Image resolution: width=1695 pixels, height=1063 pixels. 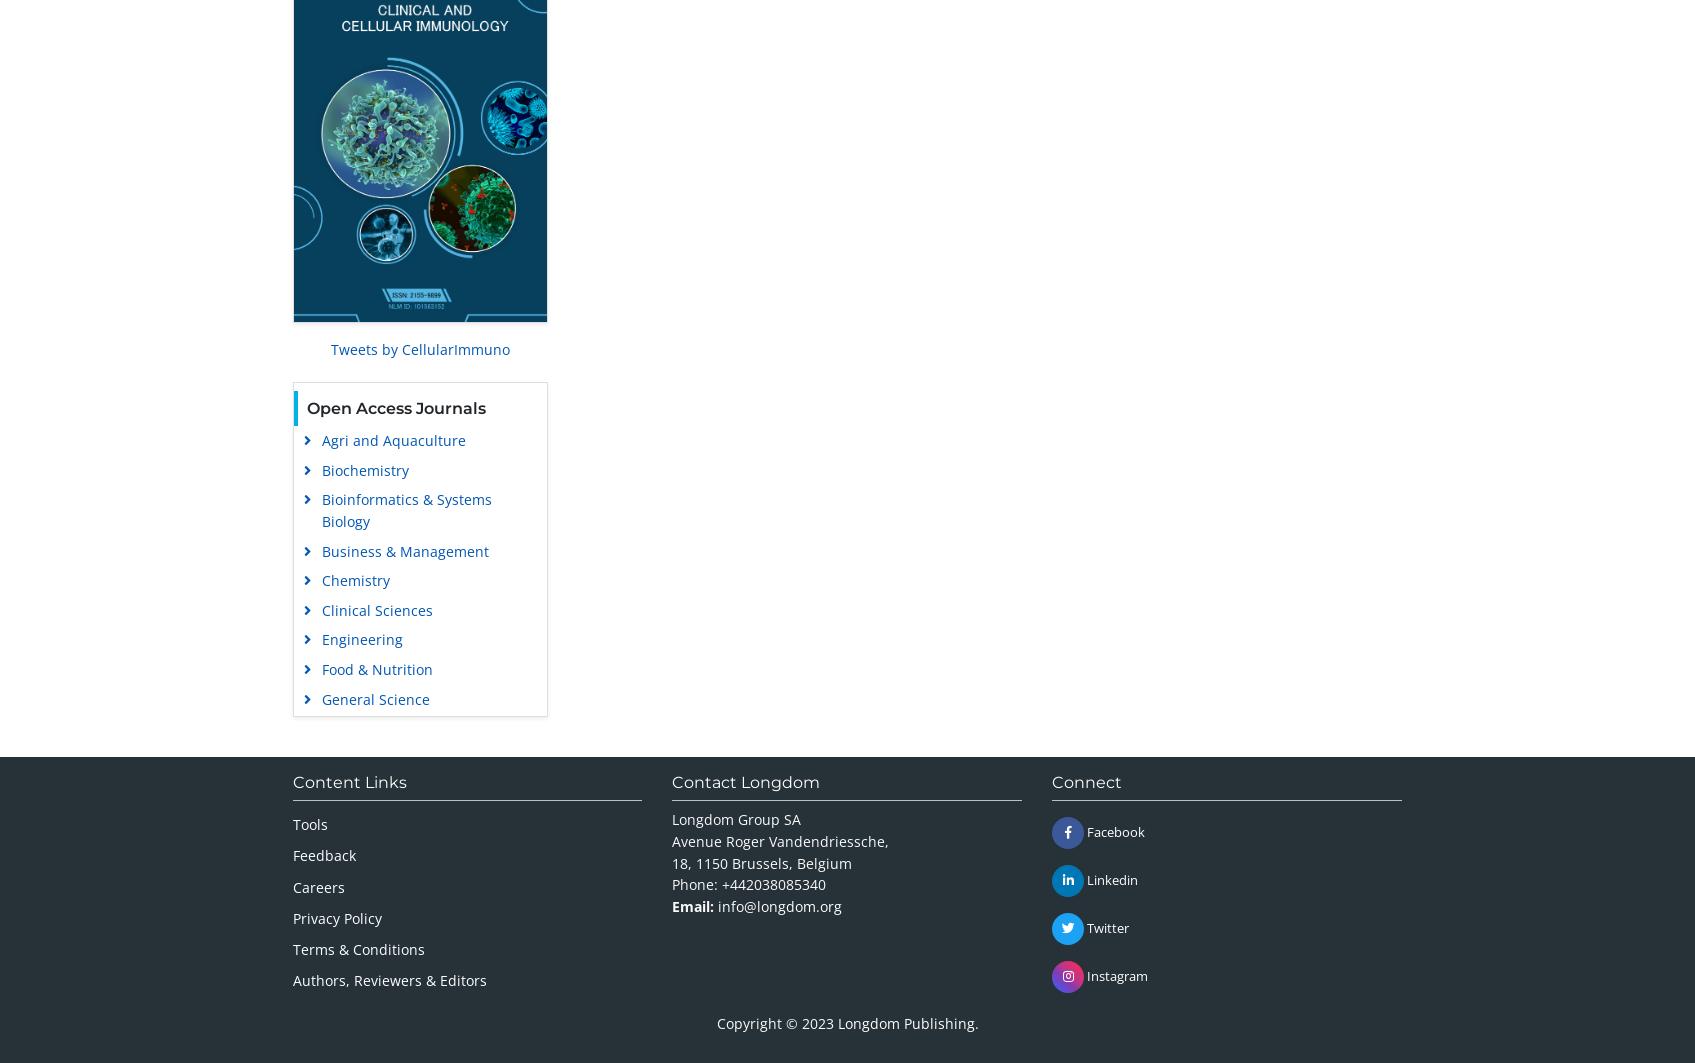 What do you see at coordinates (292, 916) in the screenshot?
I see `'Privacy Policy'` at bounding box center [292, 916].